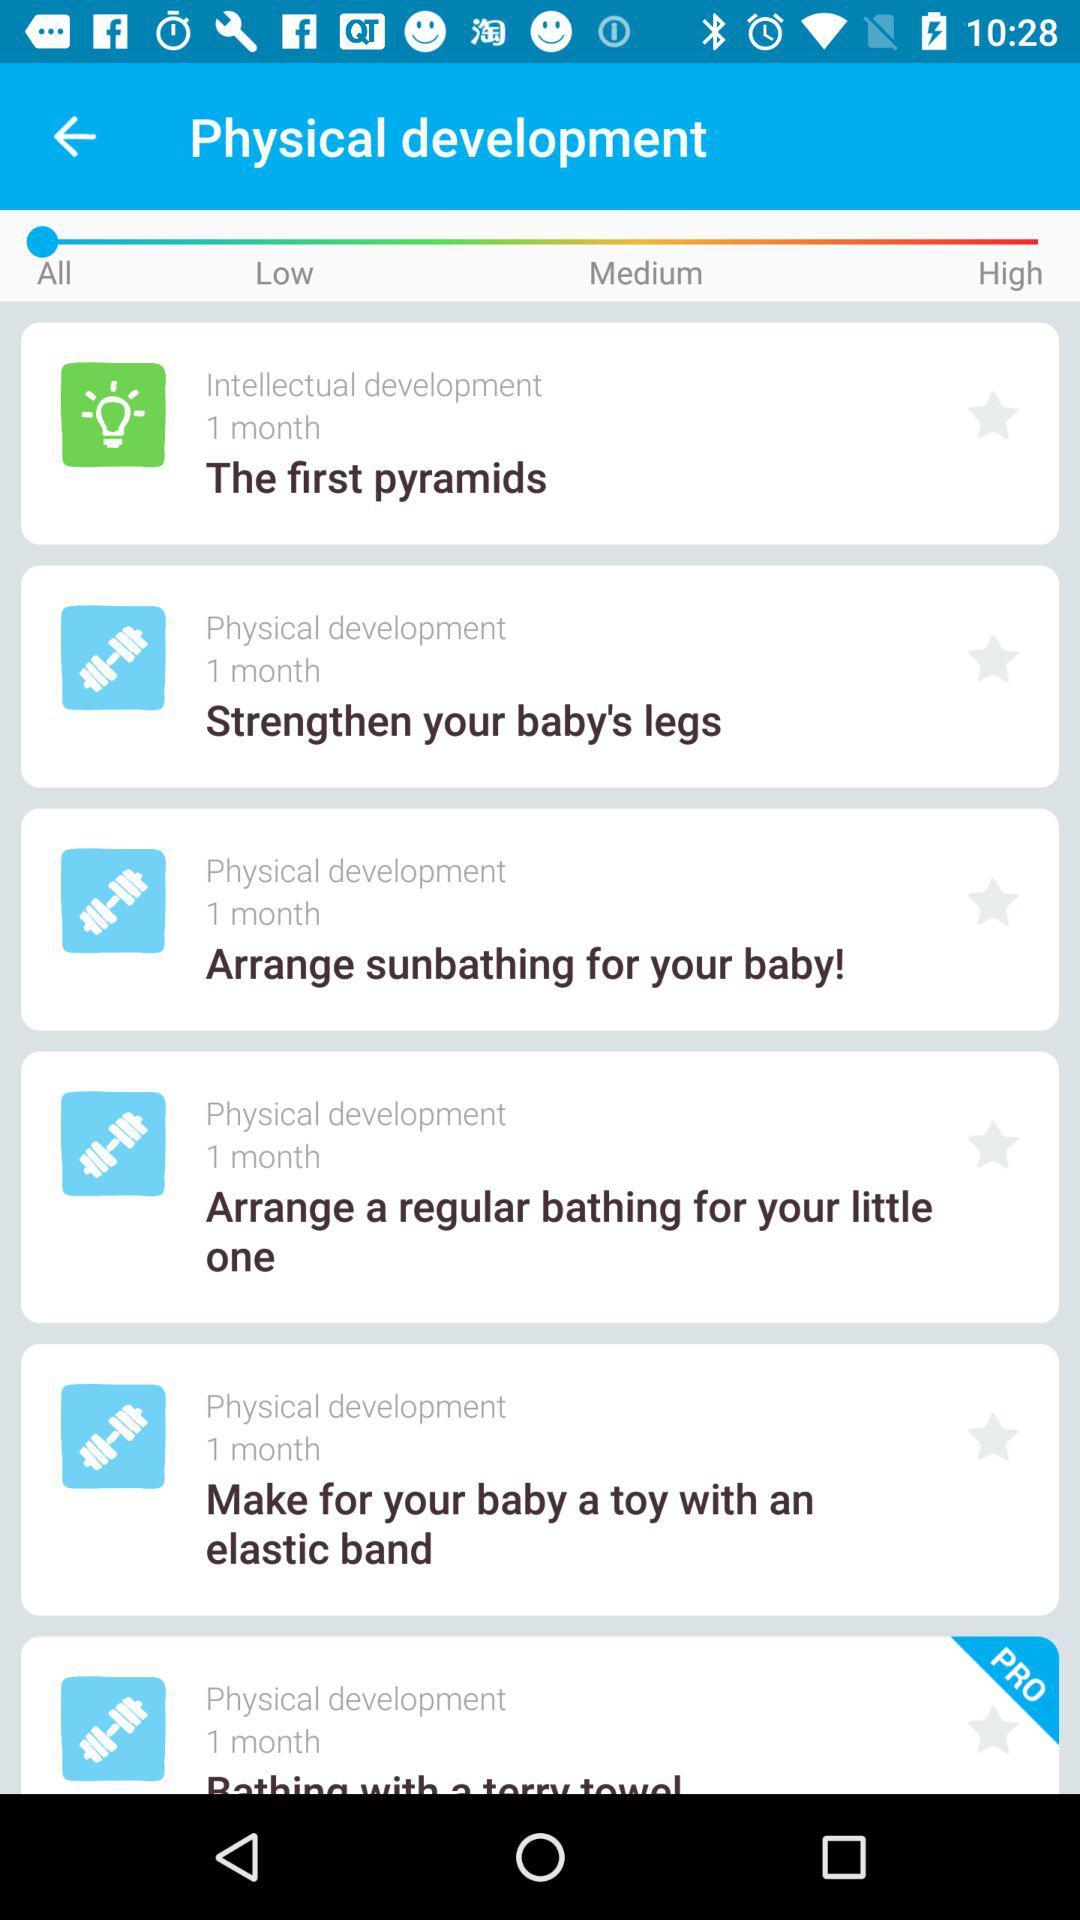 The width and height of the screenshot is (1080, 1920). Describe the element at coordinates (993, 900) in the screenshot. I see `to favorites` at that location.